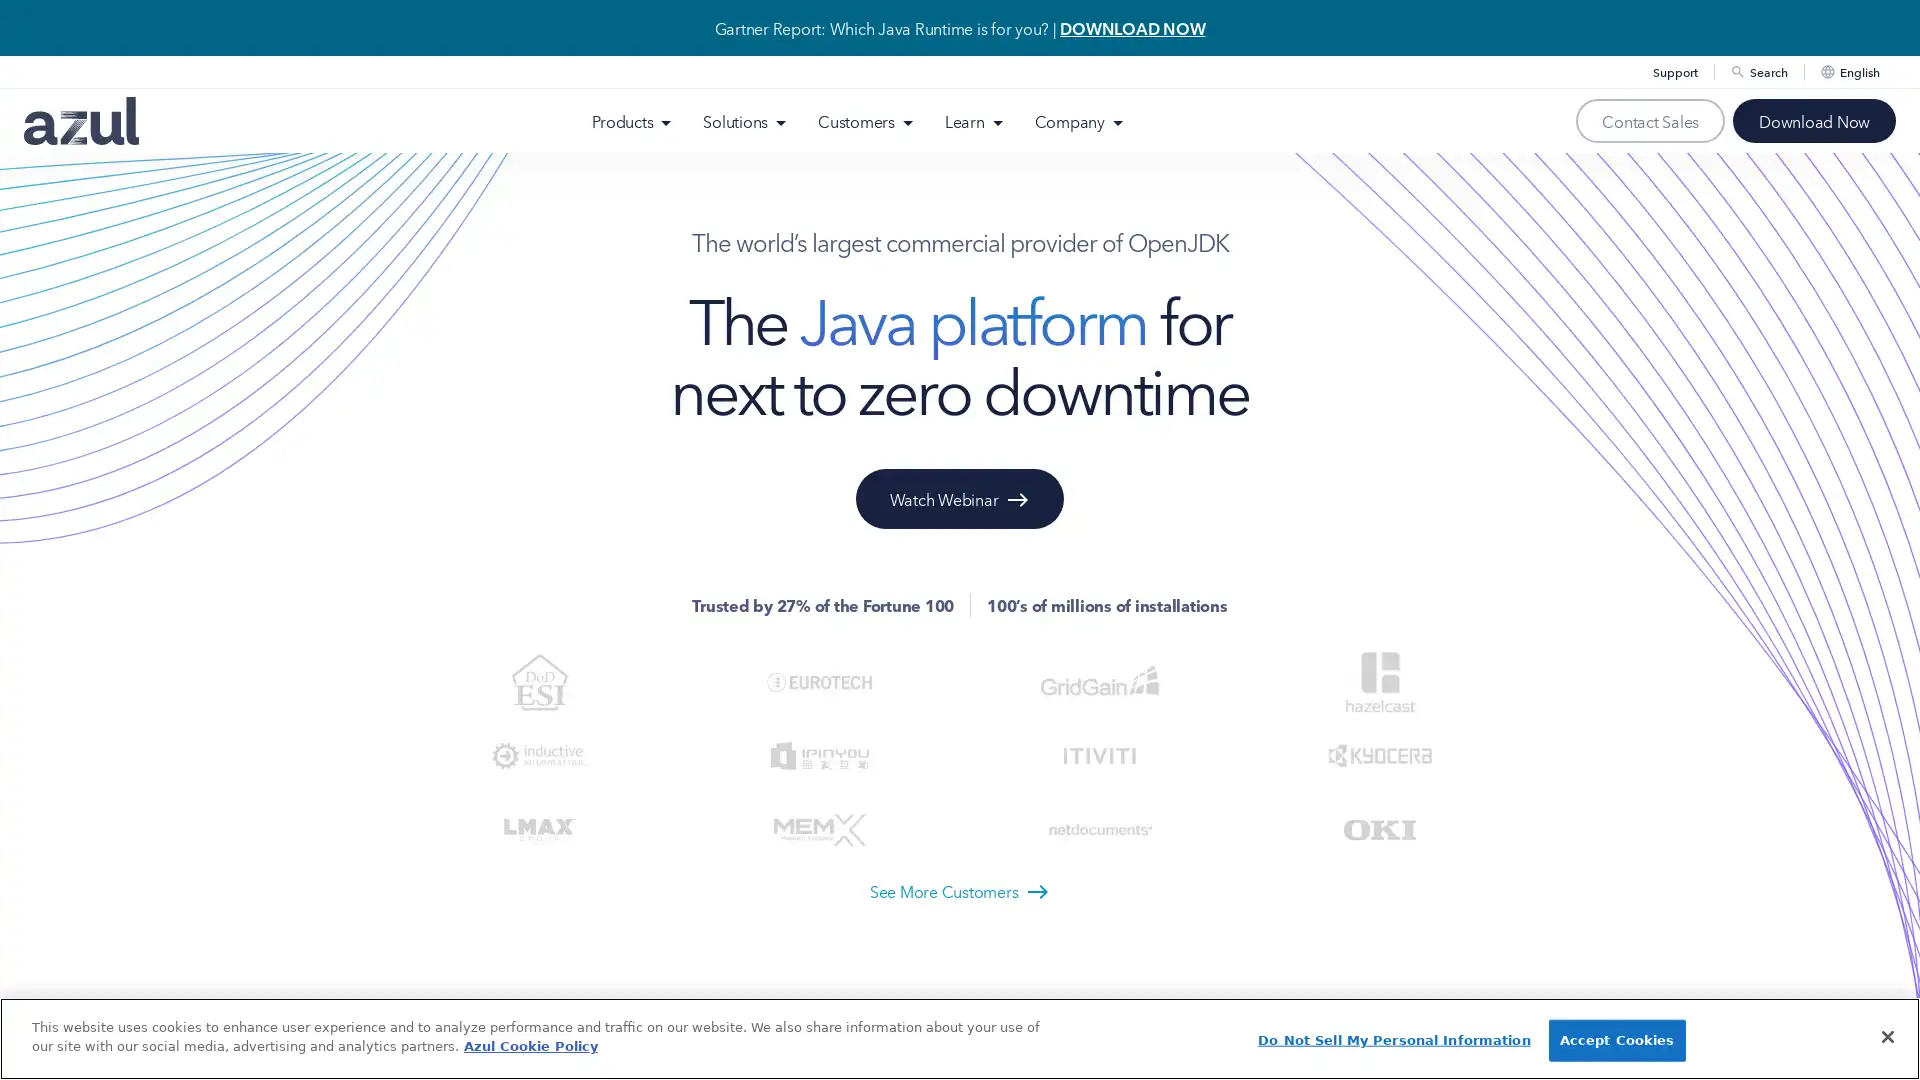  What do you see at coordinates (1886, 1035) in the screenshot?
I see `Close` at bounding box center [1886, 1035].